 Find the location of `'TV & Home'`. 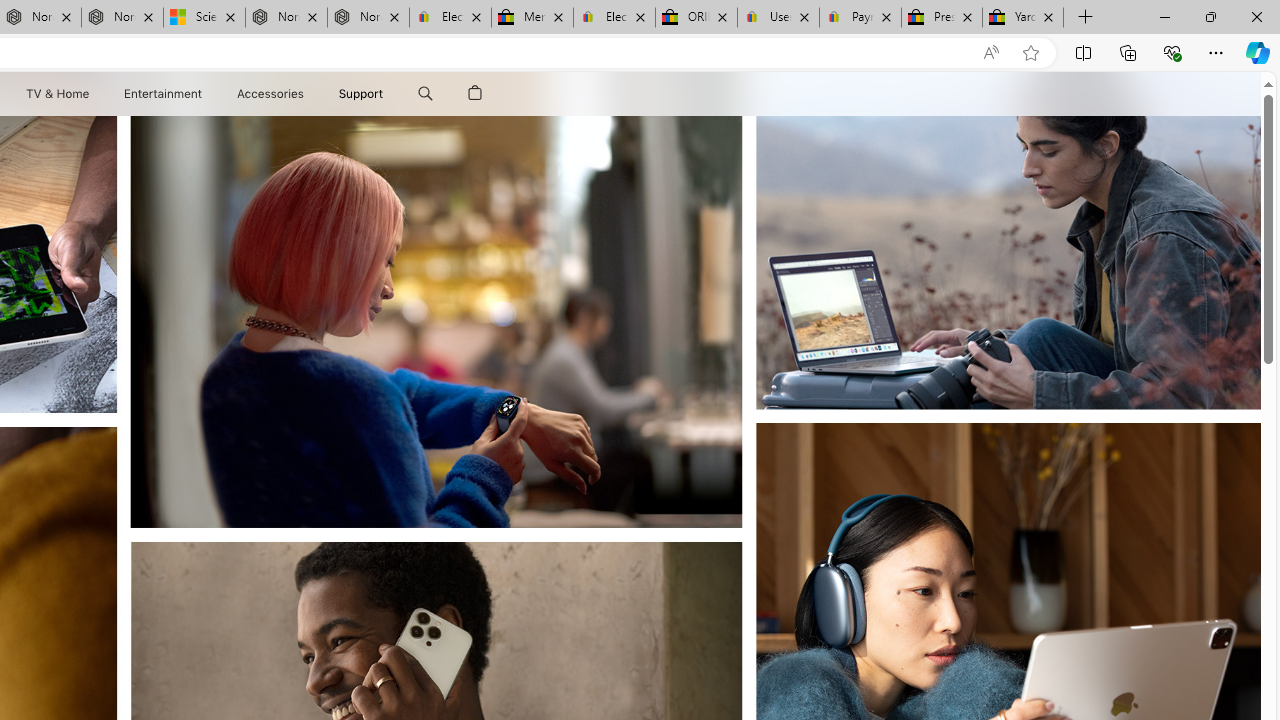

'TV & Home' is located at coordinates (56, 93).